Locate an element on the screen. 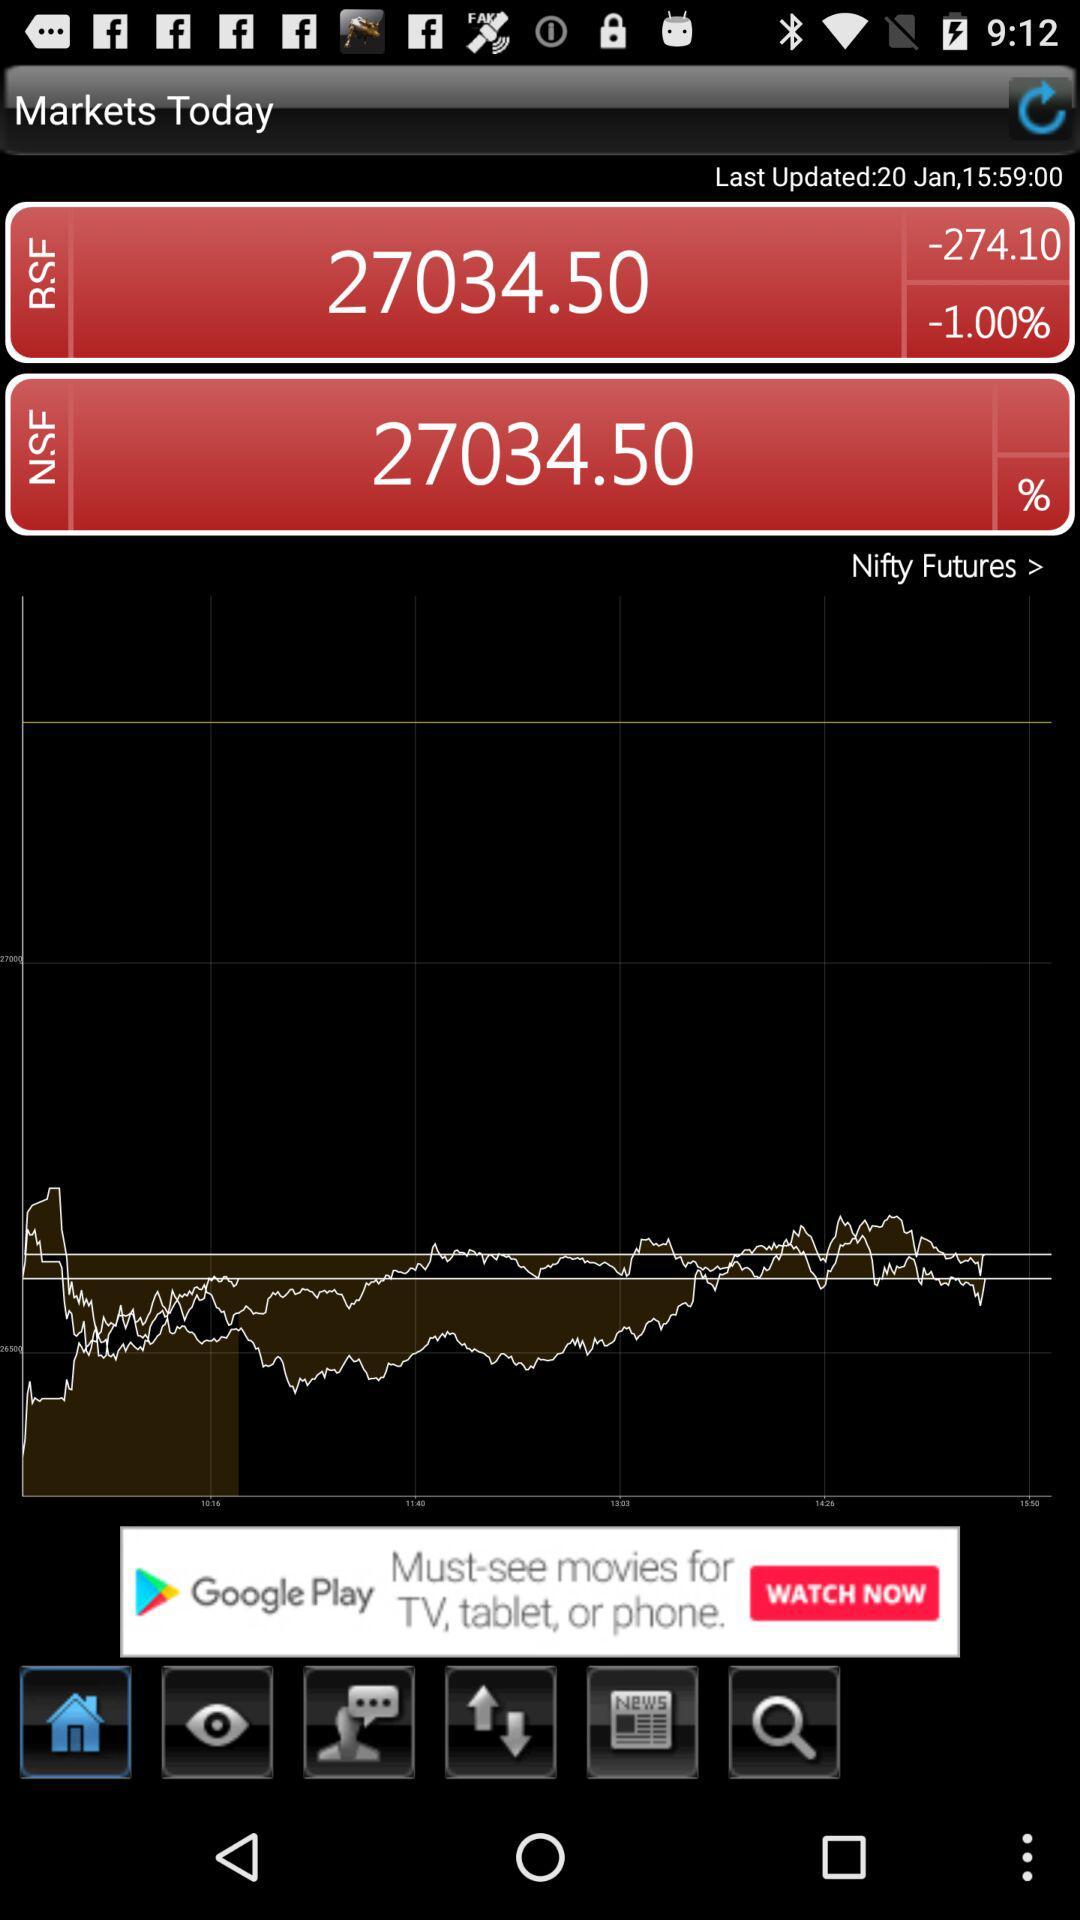  advertisement is located at coordinates (540, 1590).